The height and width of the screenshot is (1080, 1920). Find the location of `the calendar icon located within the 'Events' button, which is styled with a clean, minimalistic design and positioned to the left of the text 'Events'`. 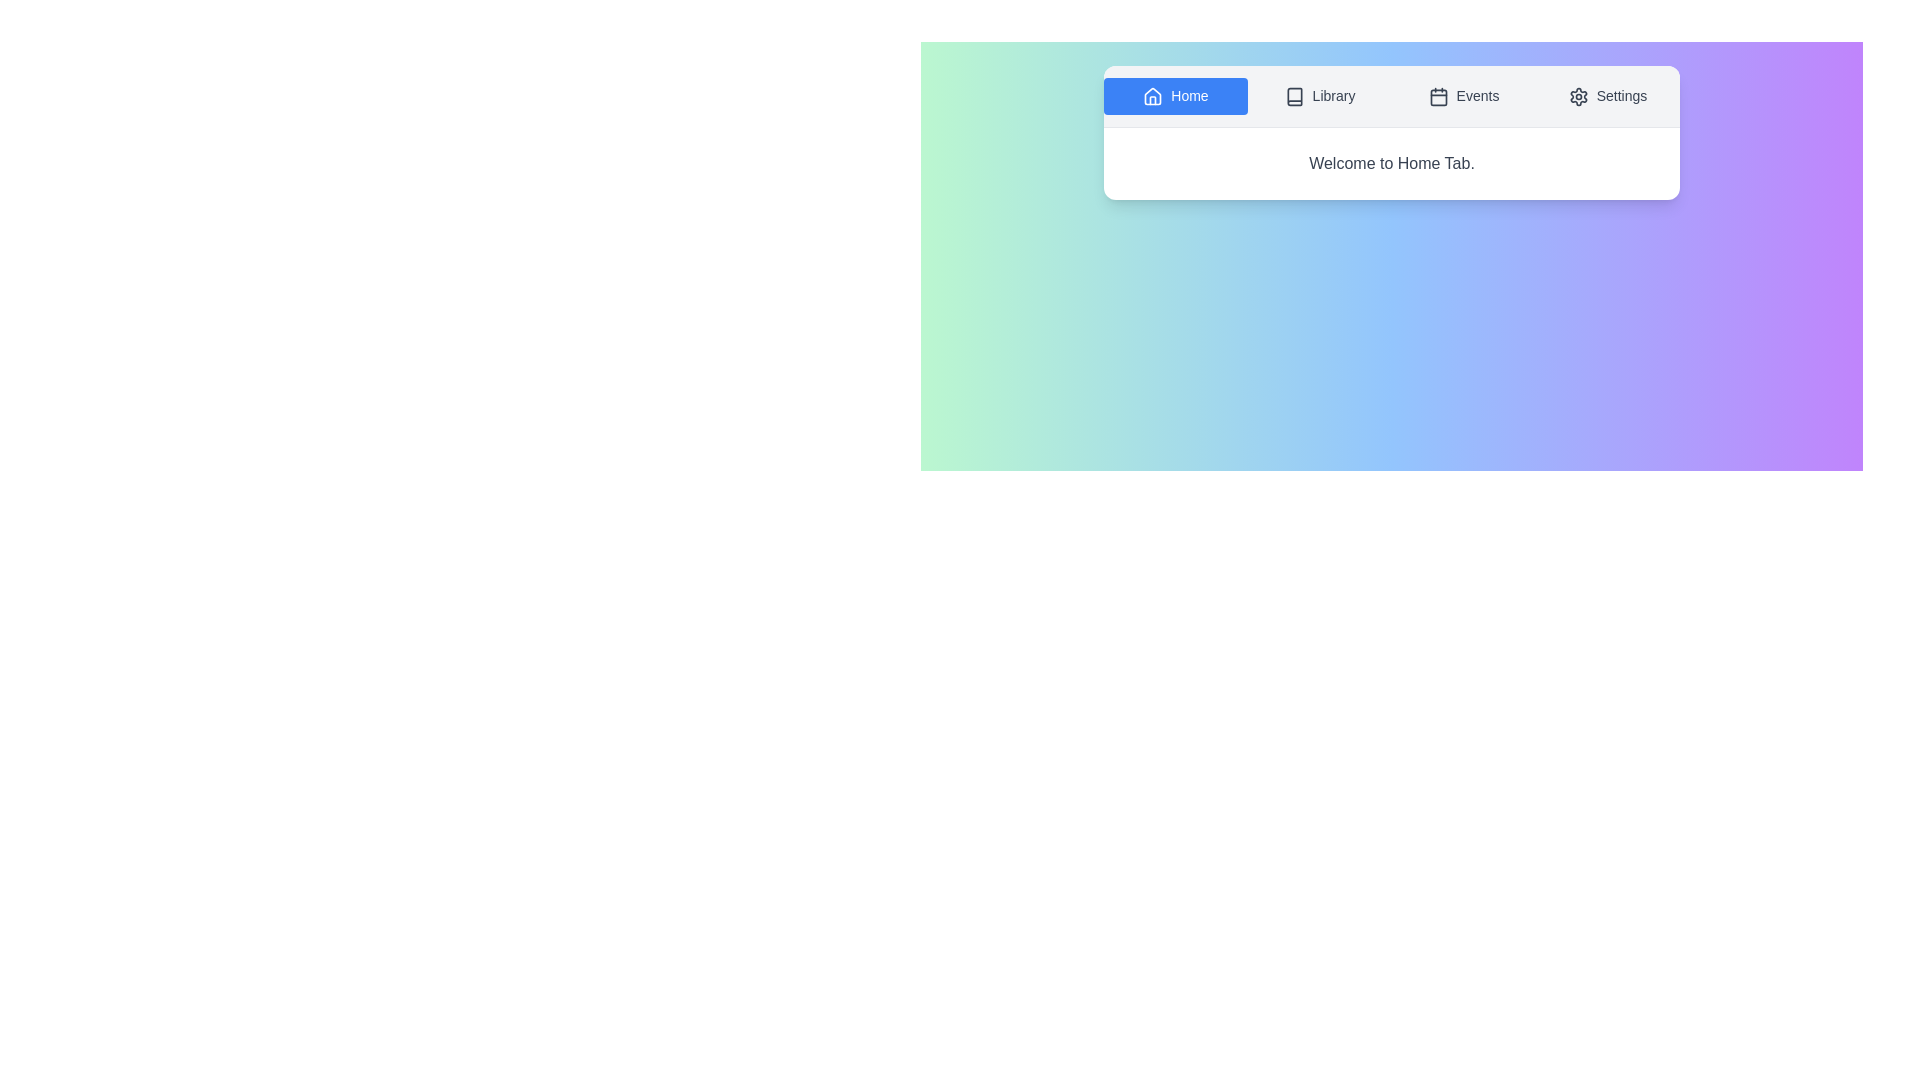

the calendar icon located within the 'Events' button, which is styled with a clean, minimalistic design and positioned to the left of the text 'Events' is located at coordinates (1437, 97).